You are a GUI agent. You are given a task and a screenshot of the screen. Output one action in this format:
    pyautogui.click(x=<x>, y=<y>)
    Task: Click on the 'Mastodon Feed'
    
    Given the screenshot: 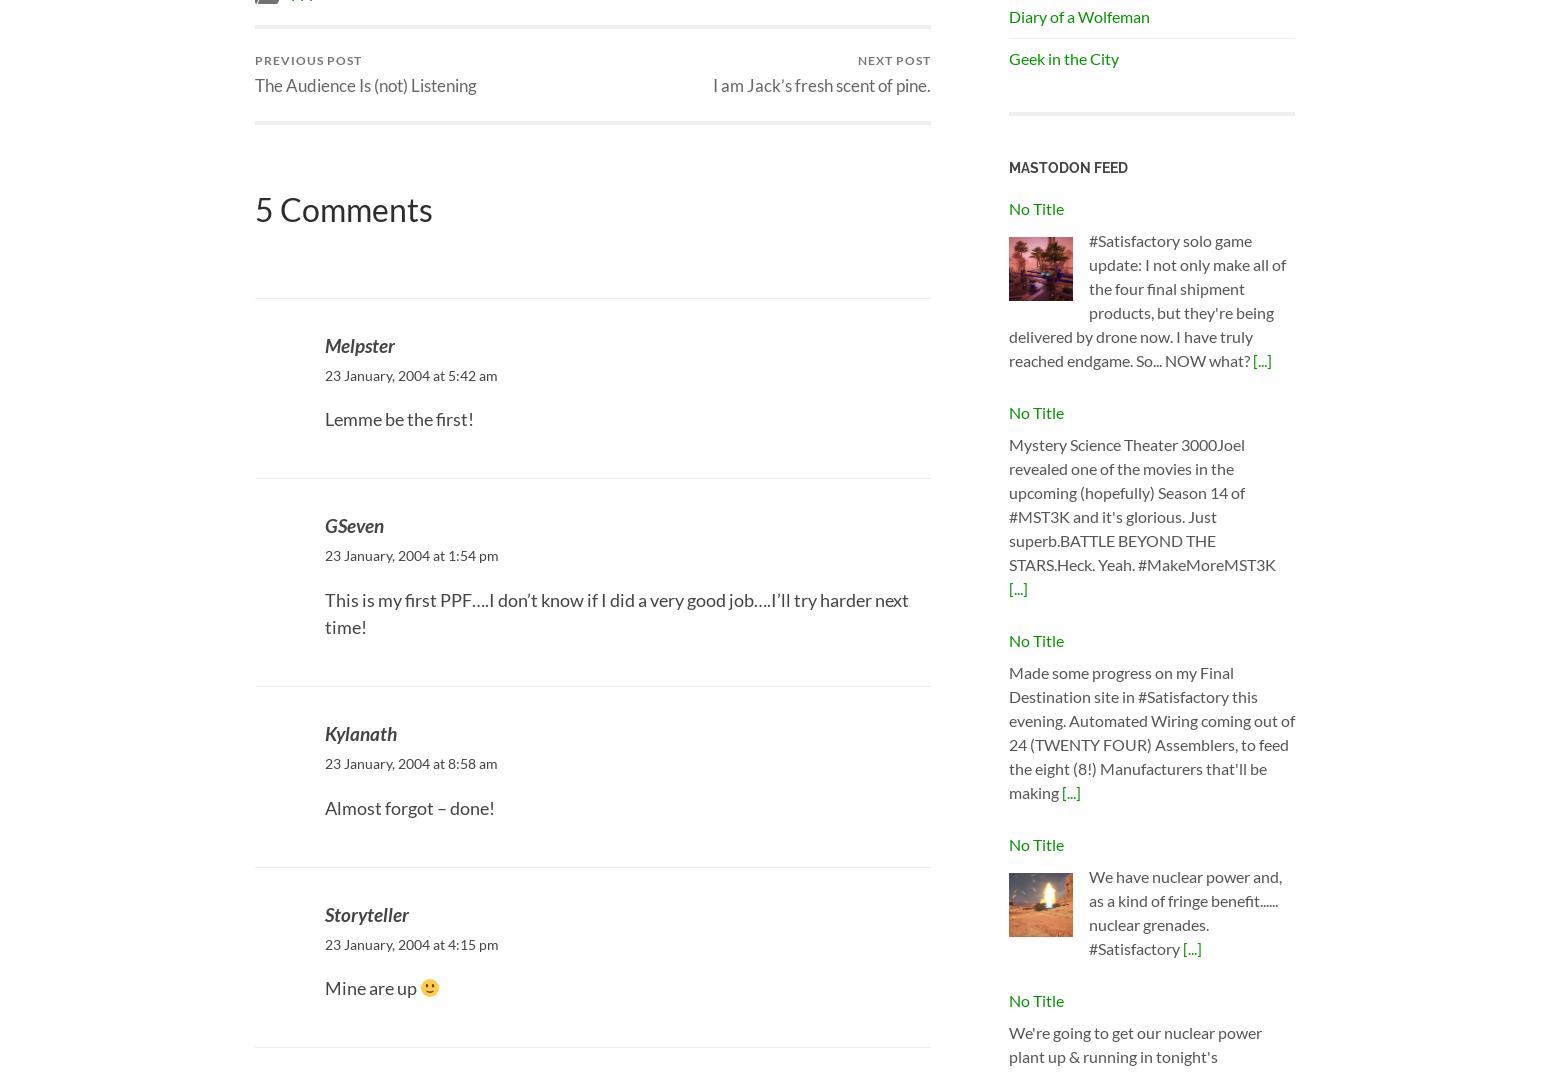 What is the action you would take?
    pyautogui.click(x=1068, y=166)
    